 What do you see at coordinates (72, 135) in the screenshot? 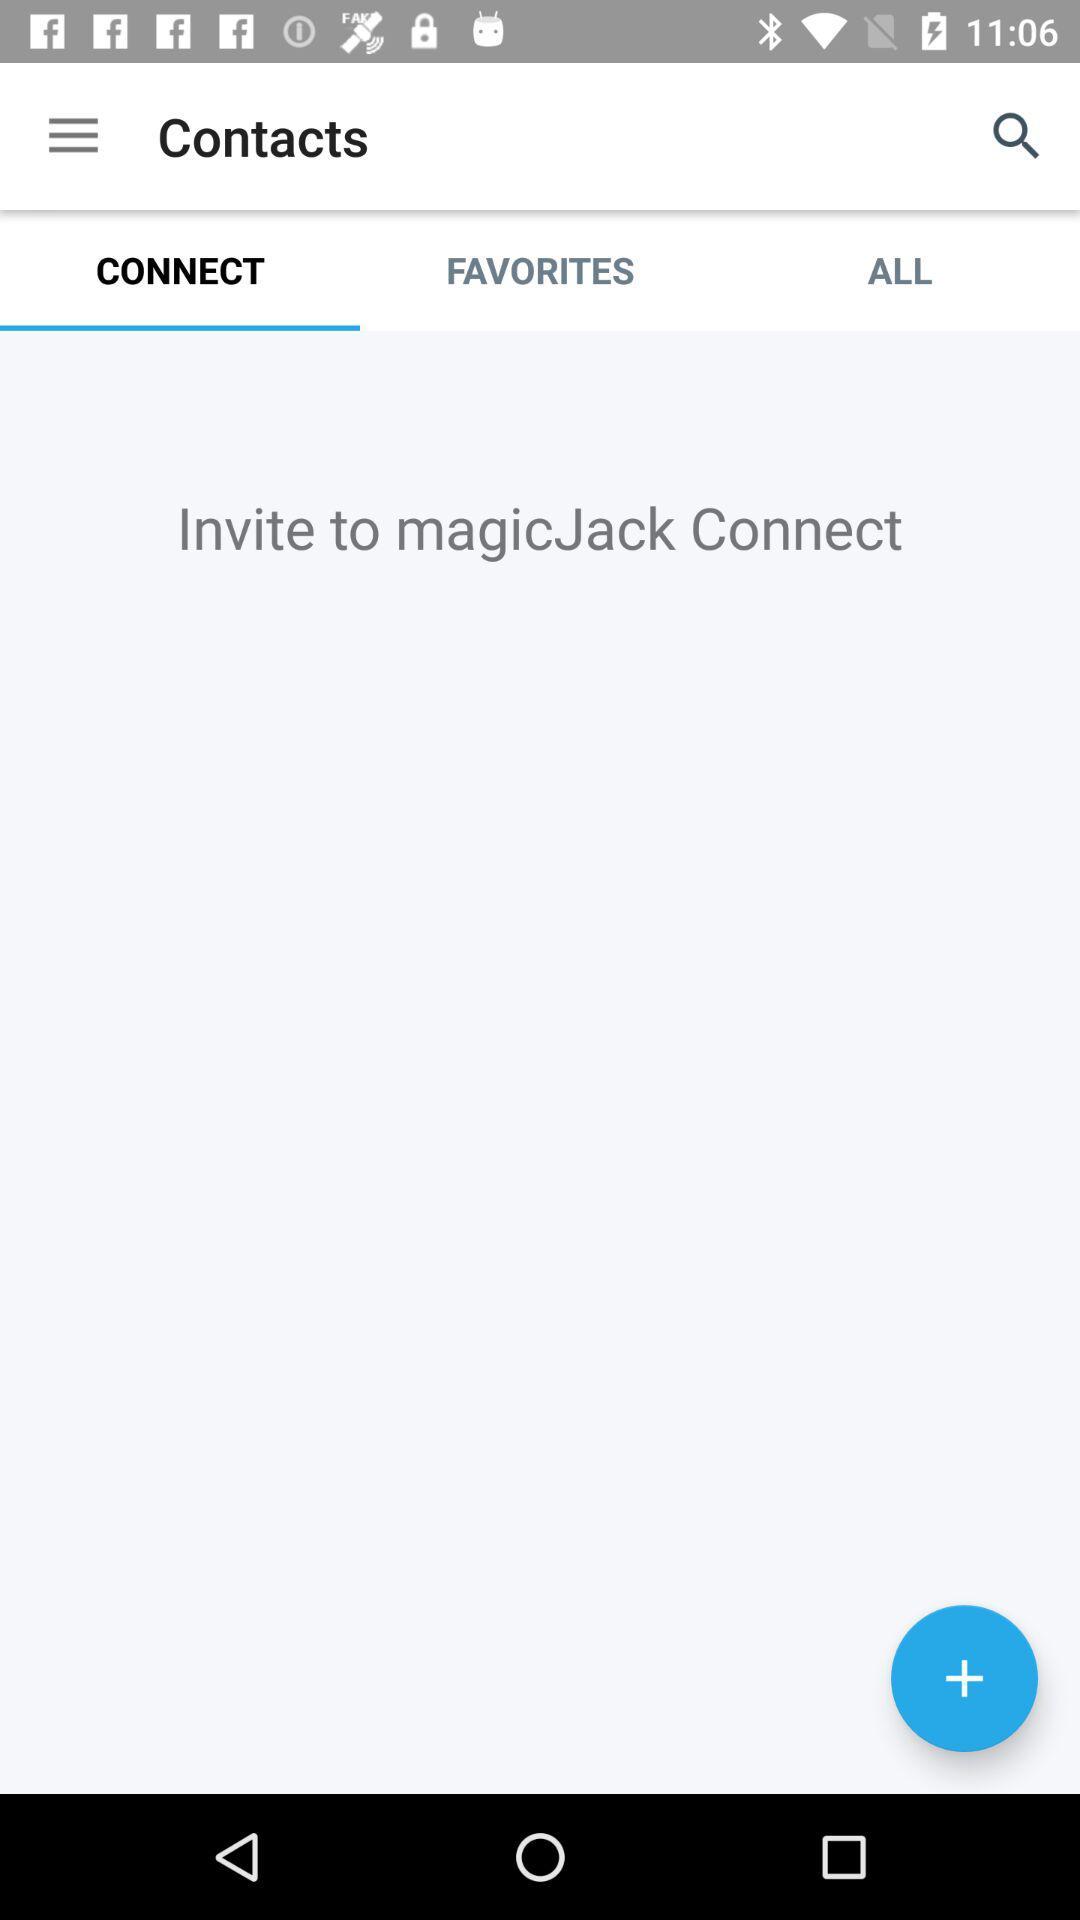
I see `the icon above connect icon` at bounding box center [72, 135].